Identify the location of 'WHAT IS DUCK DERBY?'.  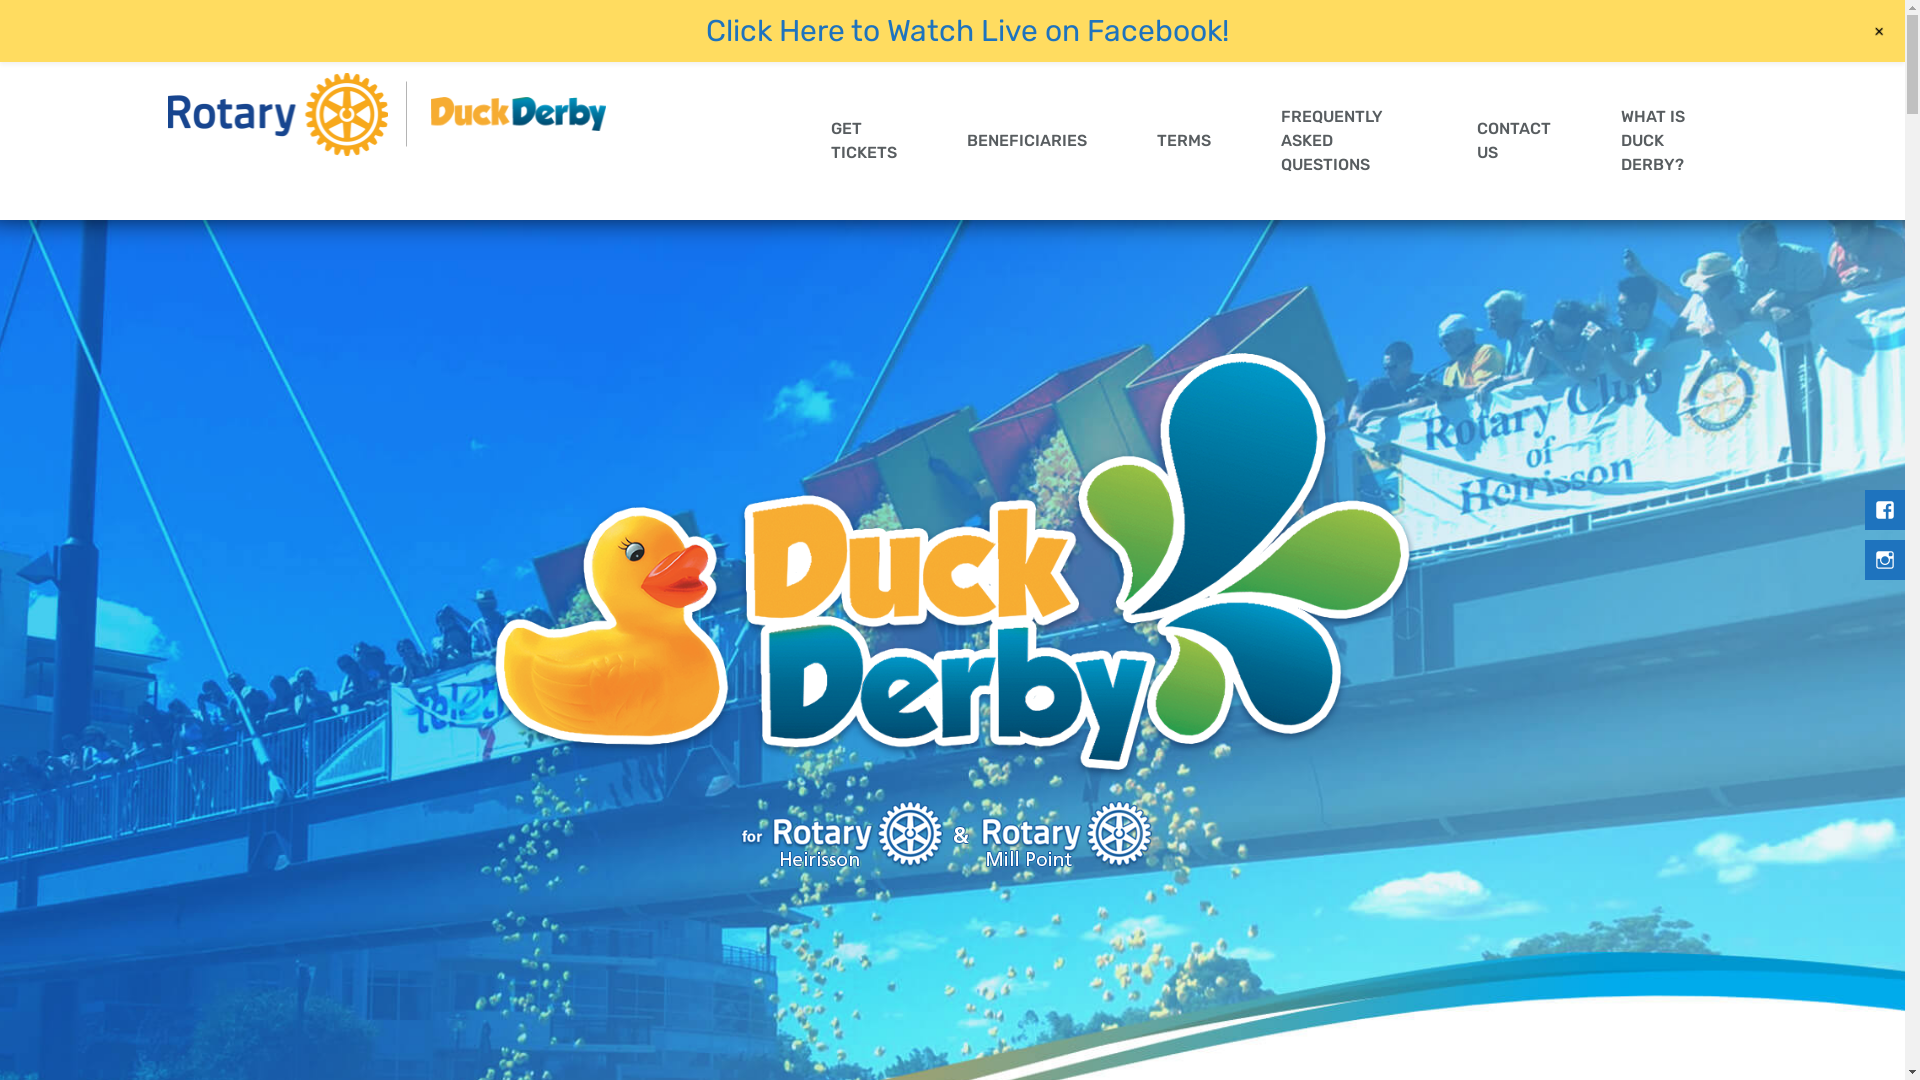
(1661, 140).